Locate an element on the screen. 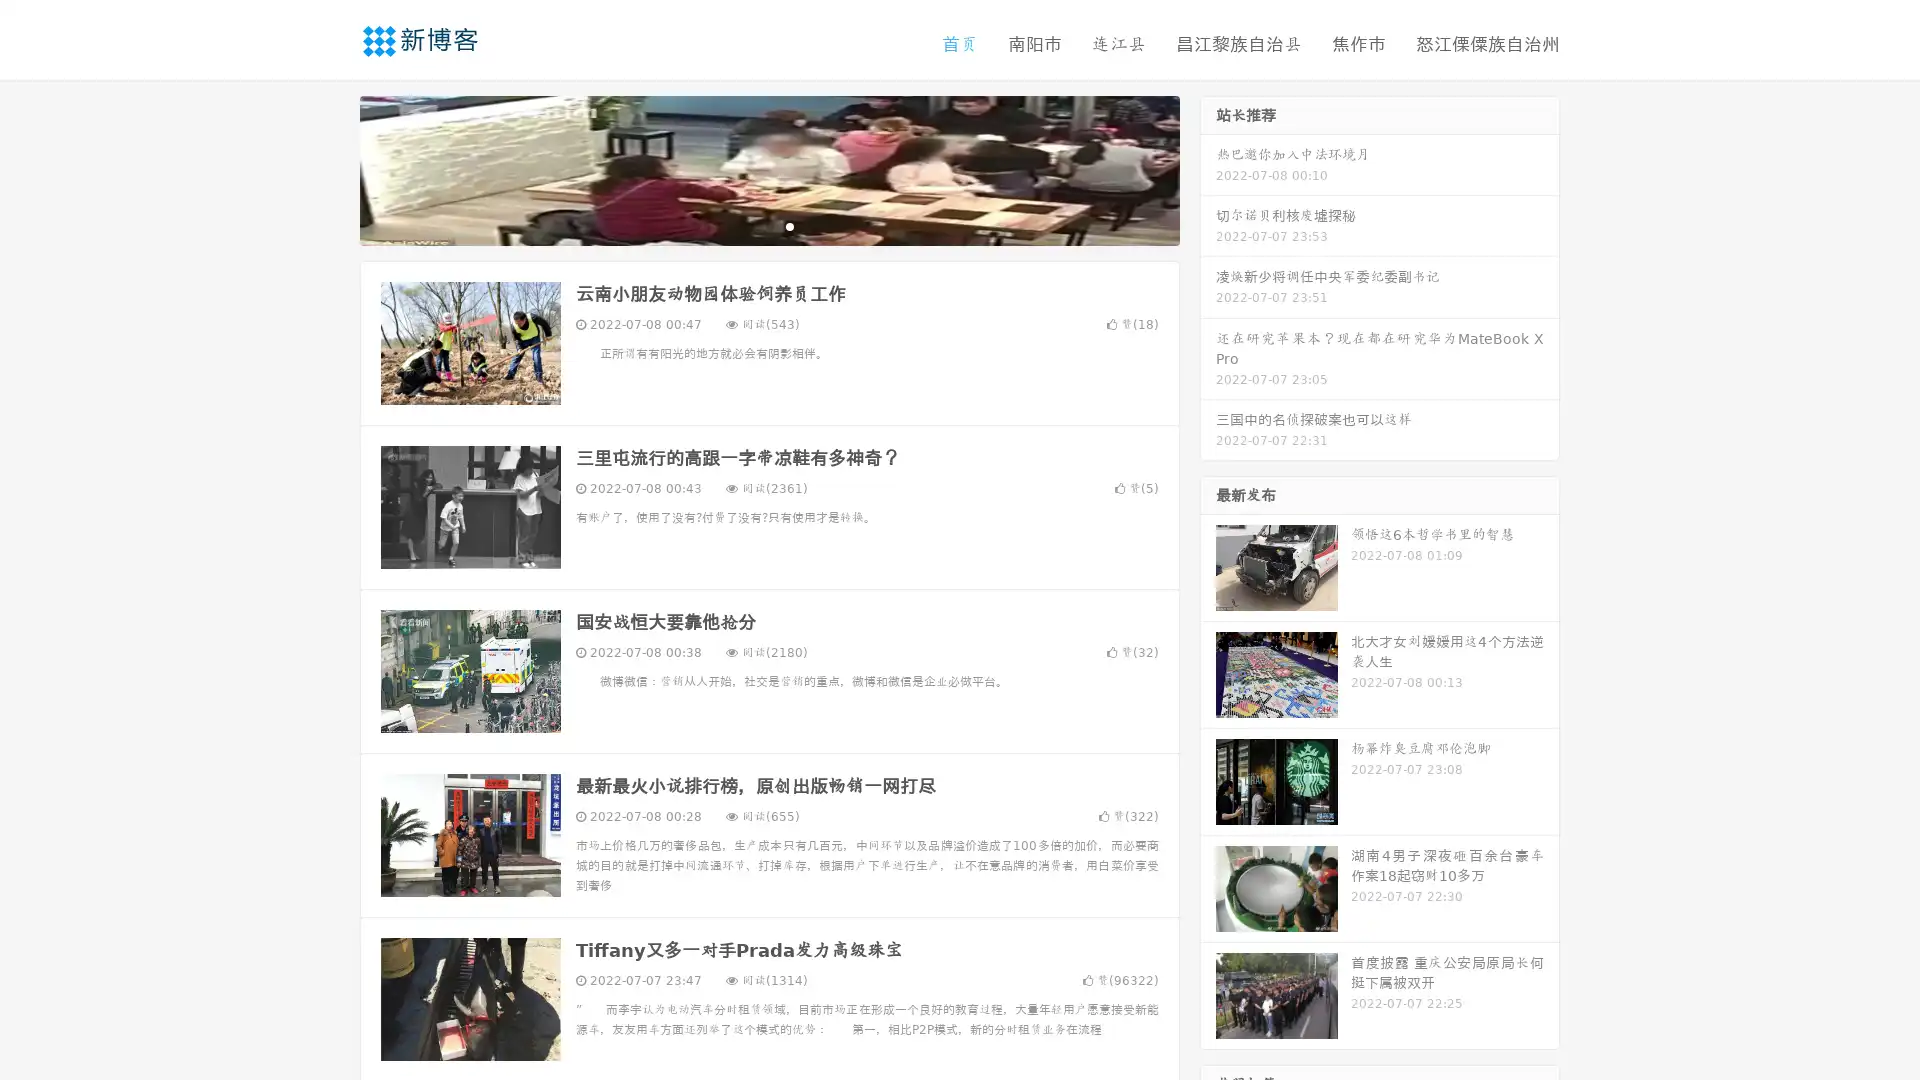 Image resolution: width=1920 pixels, height=1080 pixels. Go to slide 3 is located at coordinates (789, 225).